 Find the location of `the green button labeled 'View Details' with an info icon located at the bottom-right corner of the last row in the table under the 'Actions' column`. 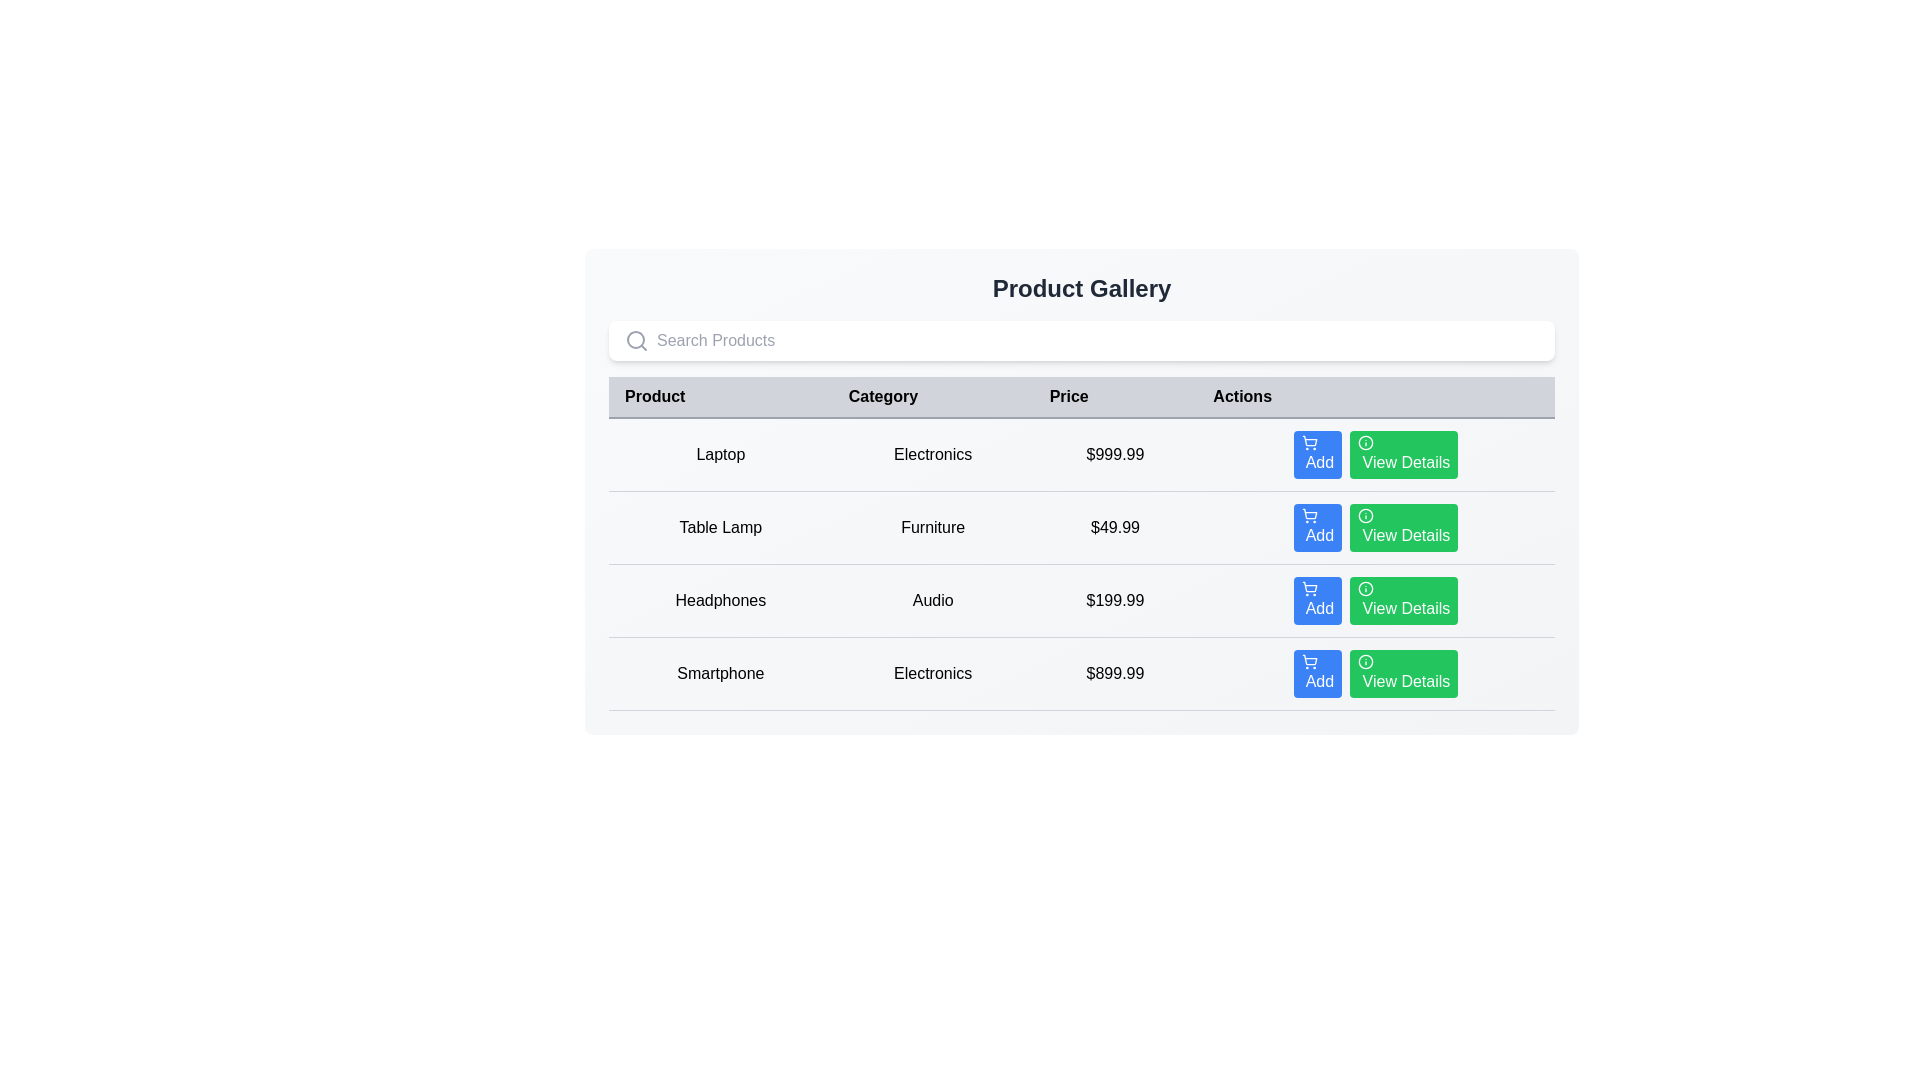

the green button labeled 'View Details' with an info icon located at the bottom-right corner of the last row in the table under the 'Actions' column is located at coordinates (1403, 674).